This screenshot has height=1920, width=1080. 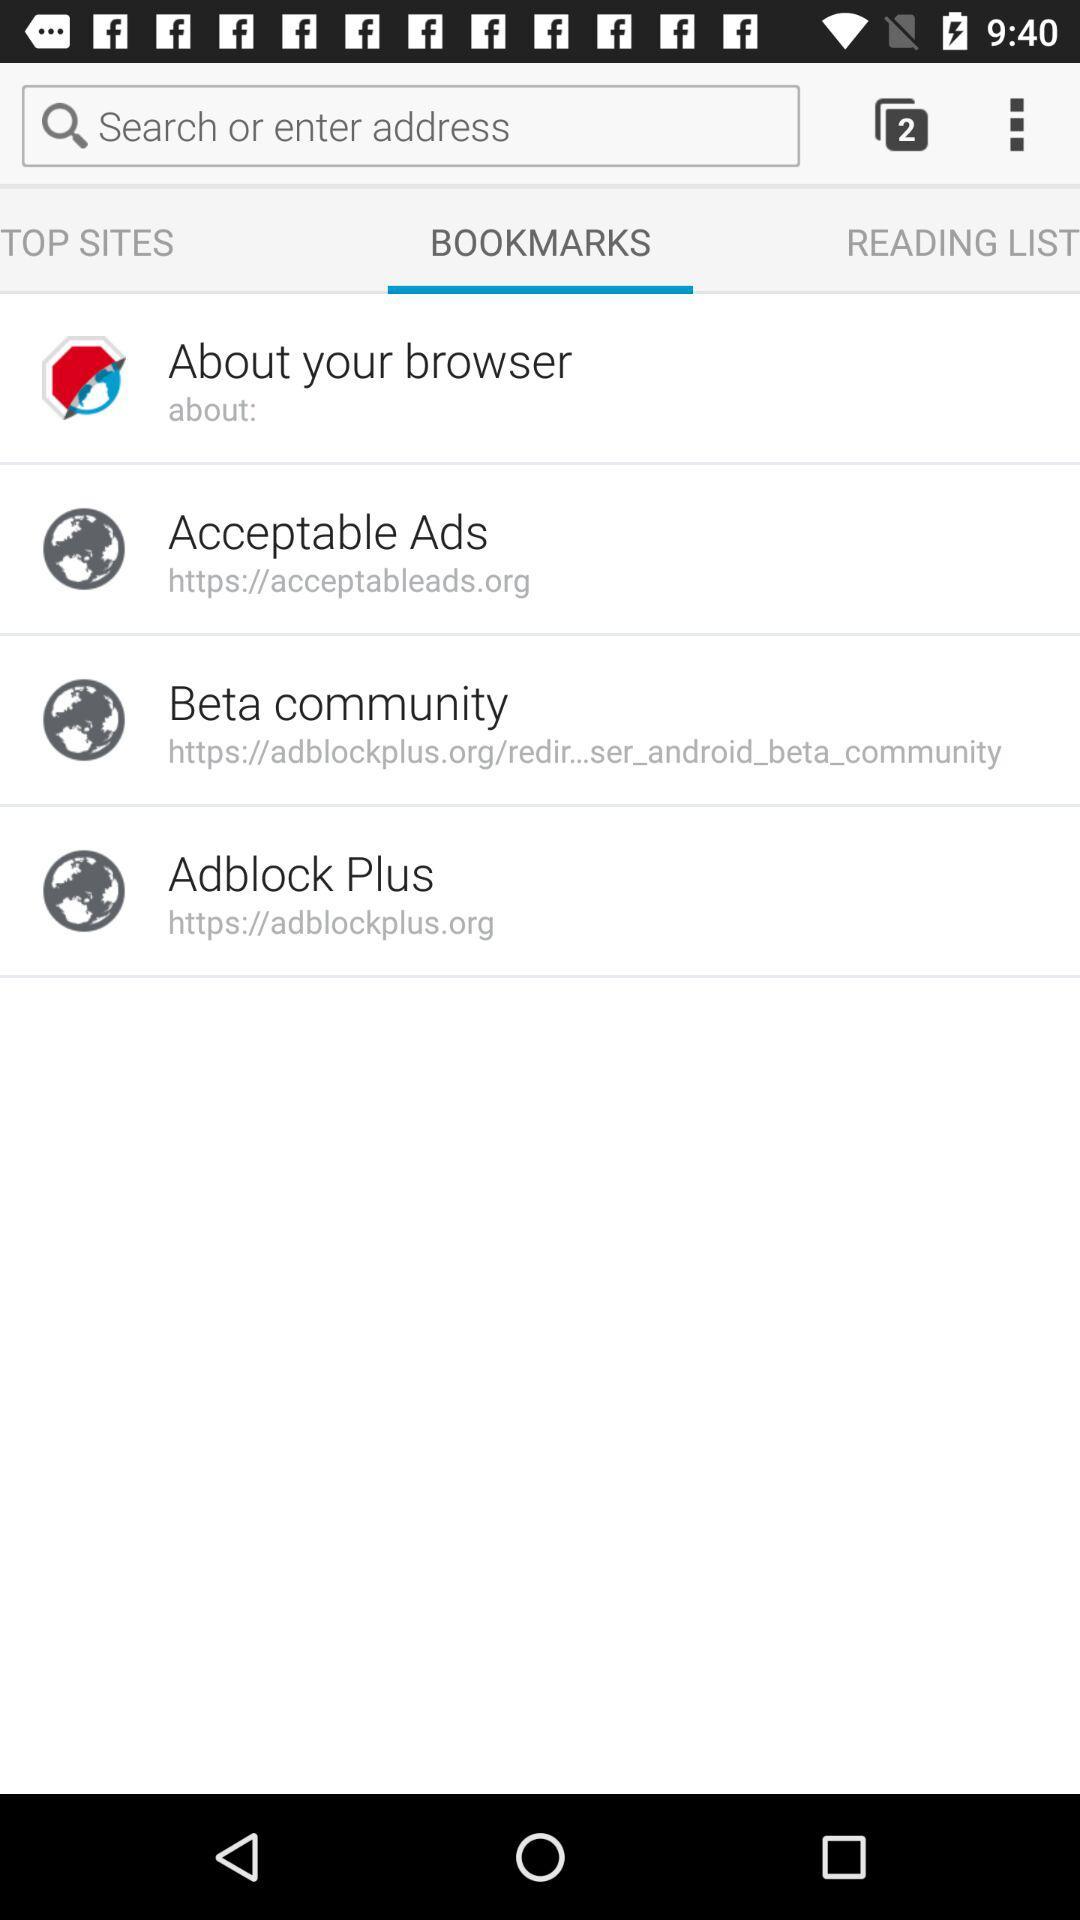 What do you see at coordinates (869, 124) in the screenshot?
I see `the icon which is to the immediate left of more options button` at bounding box center [869, 124].